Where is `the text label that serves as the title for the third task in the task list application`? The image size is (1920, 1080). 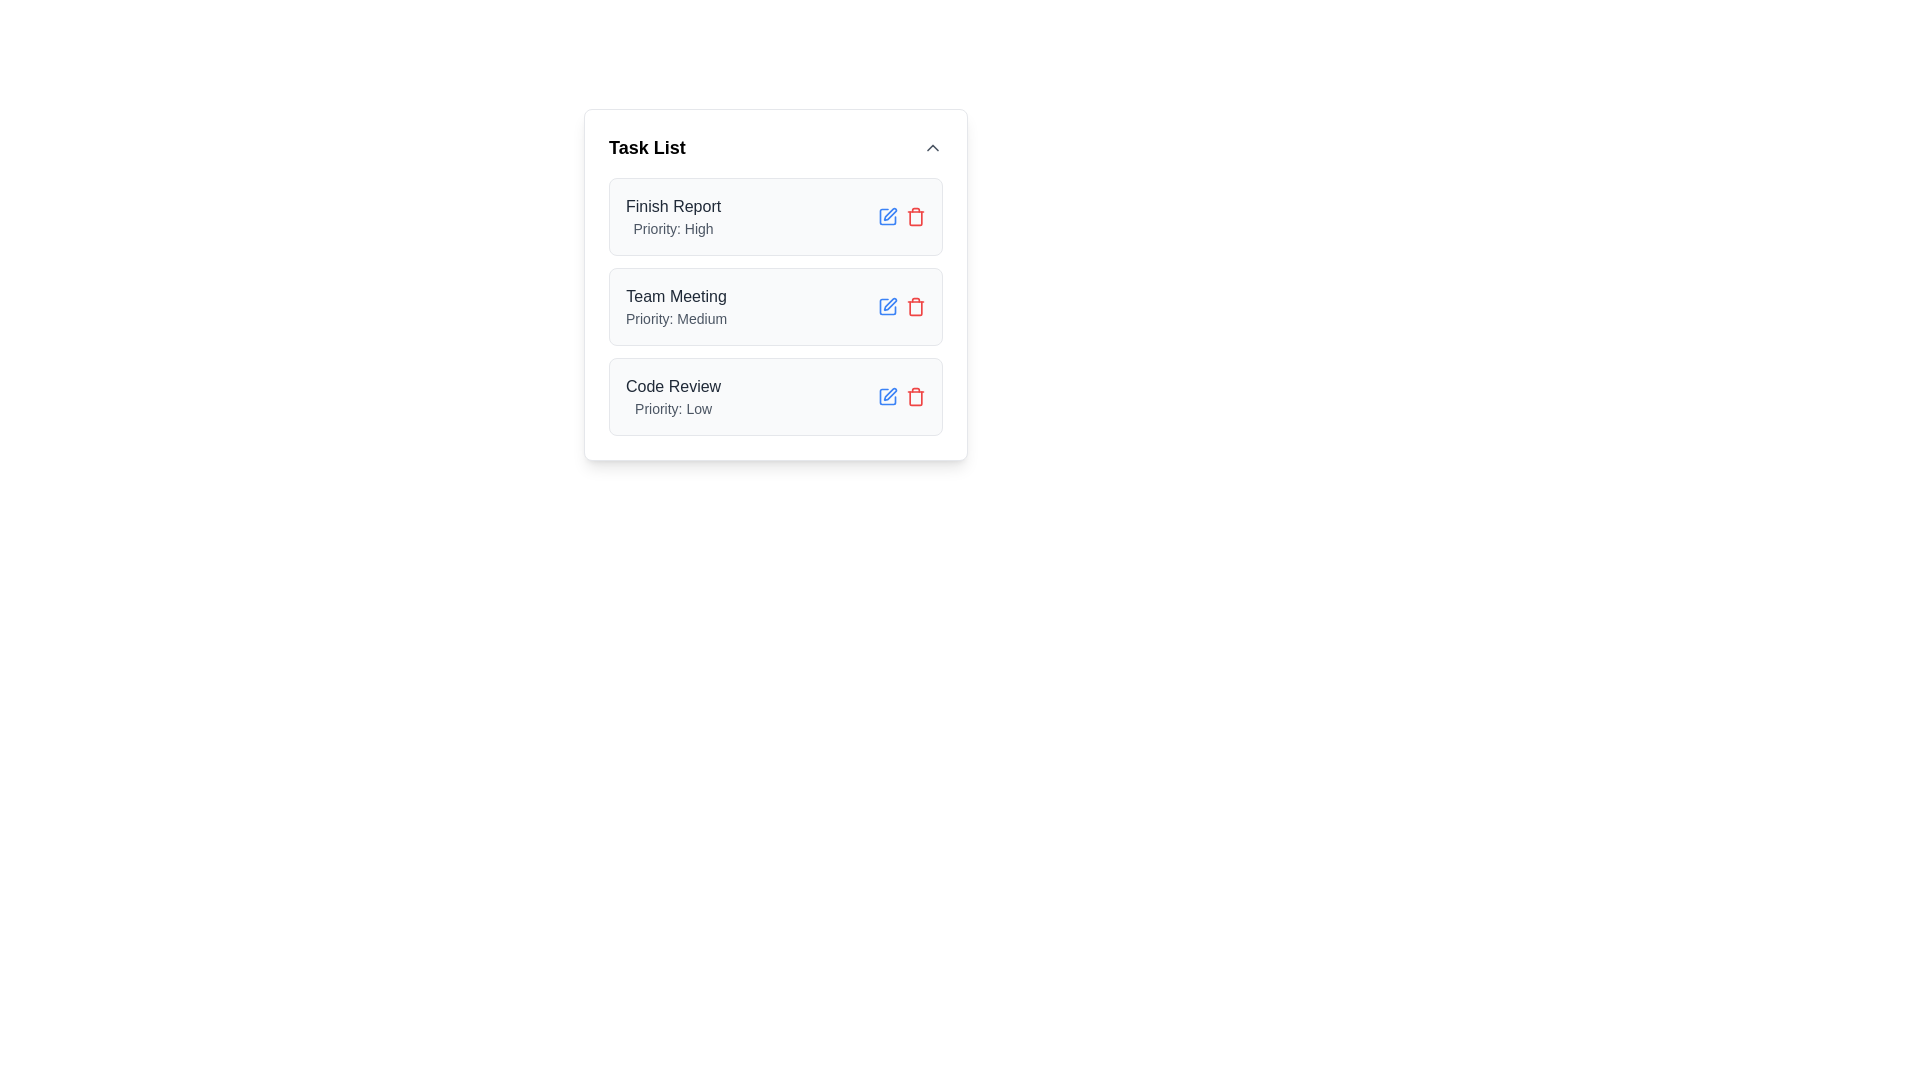 the text label that serves as the title for the third task in the task list application is located at coordinates (673, 386).